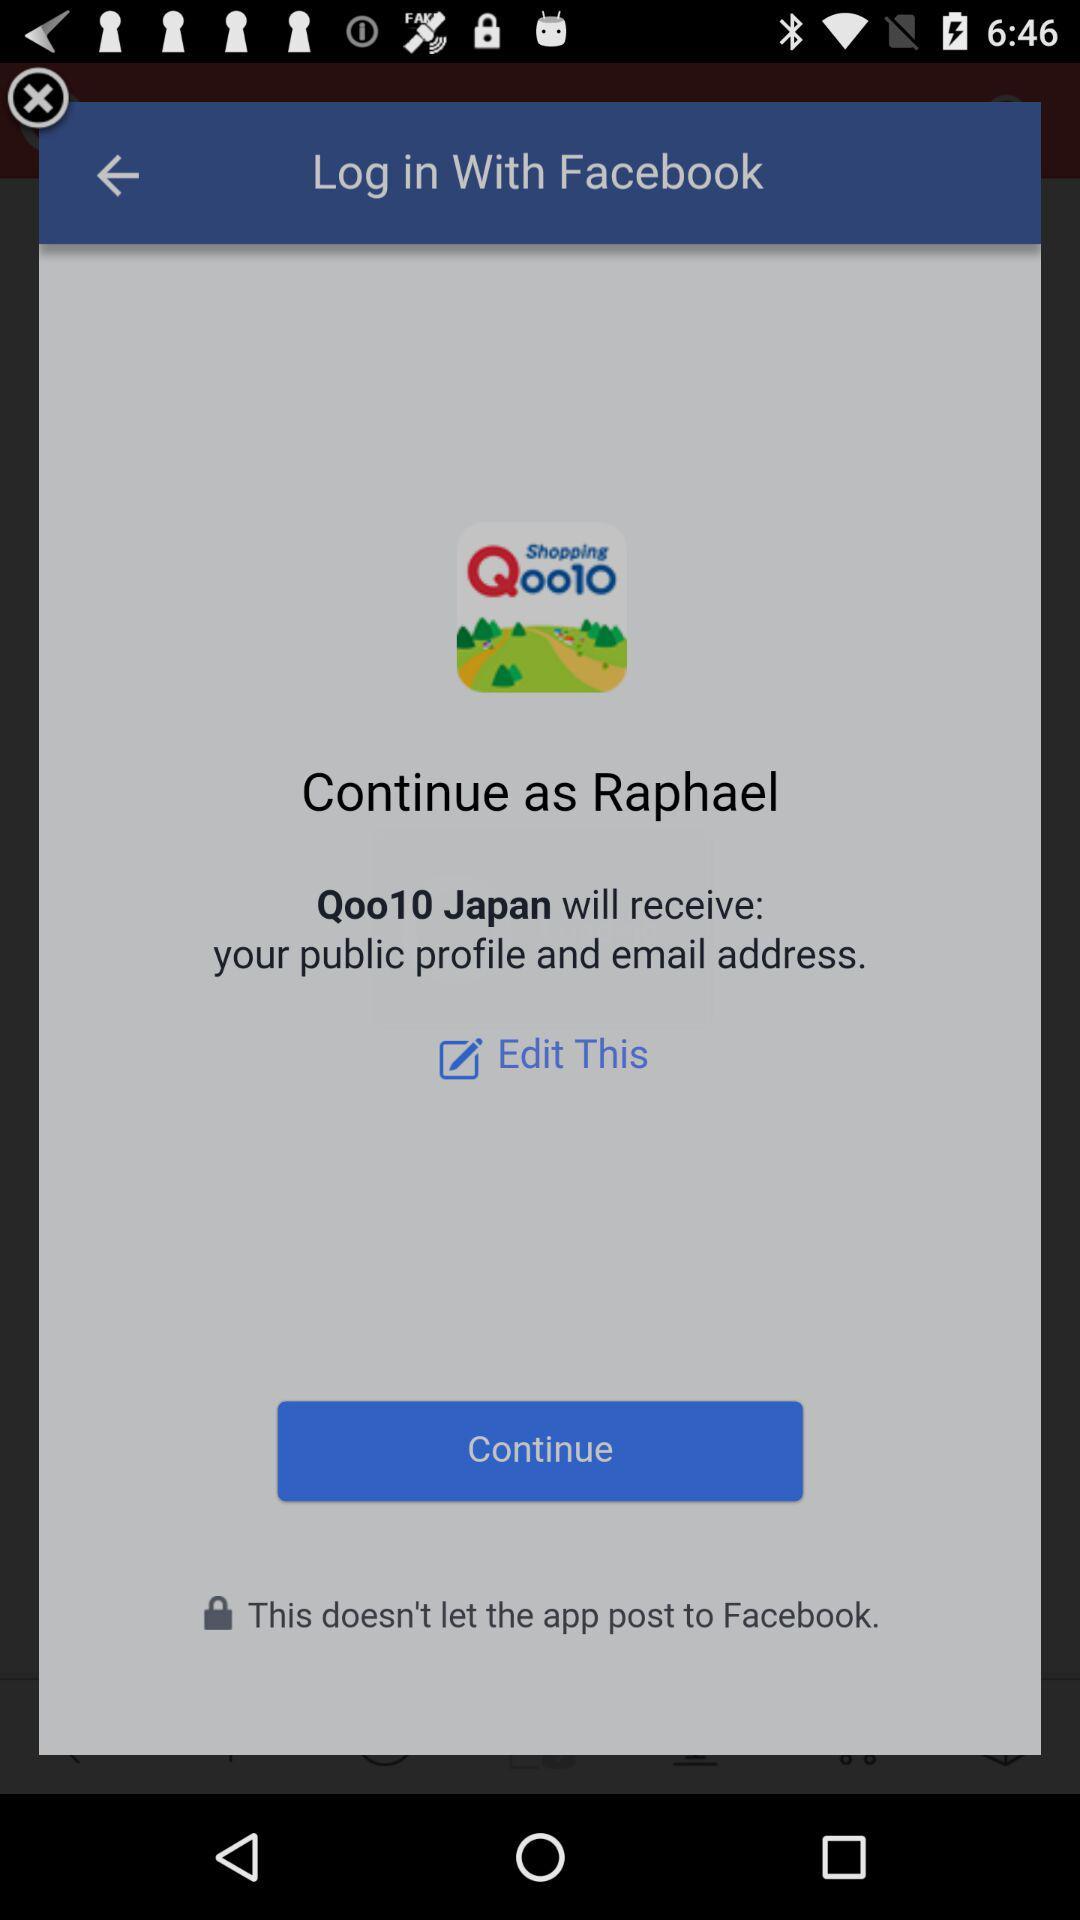  What do you see at coordinates (38, 100) in the screenshot?
I see `window` at bounding box center [38, 100].